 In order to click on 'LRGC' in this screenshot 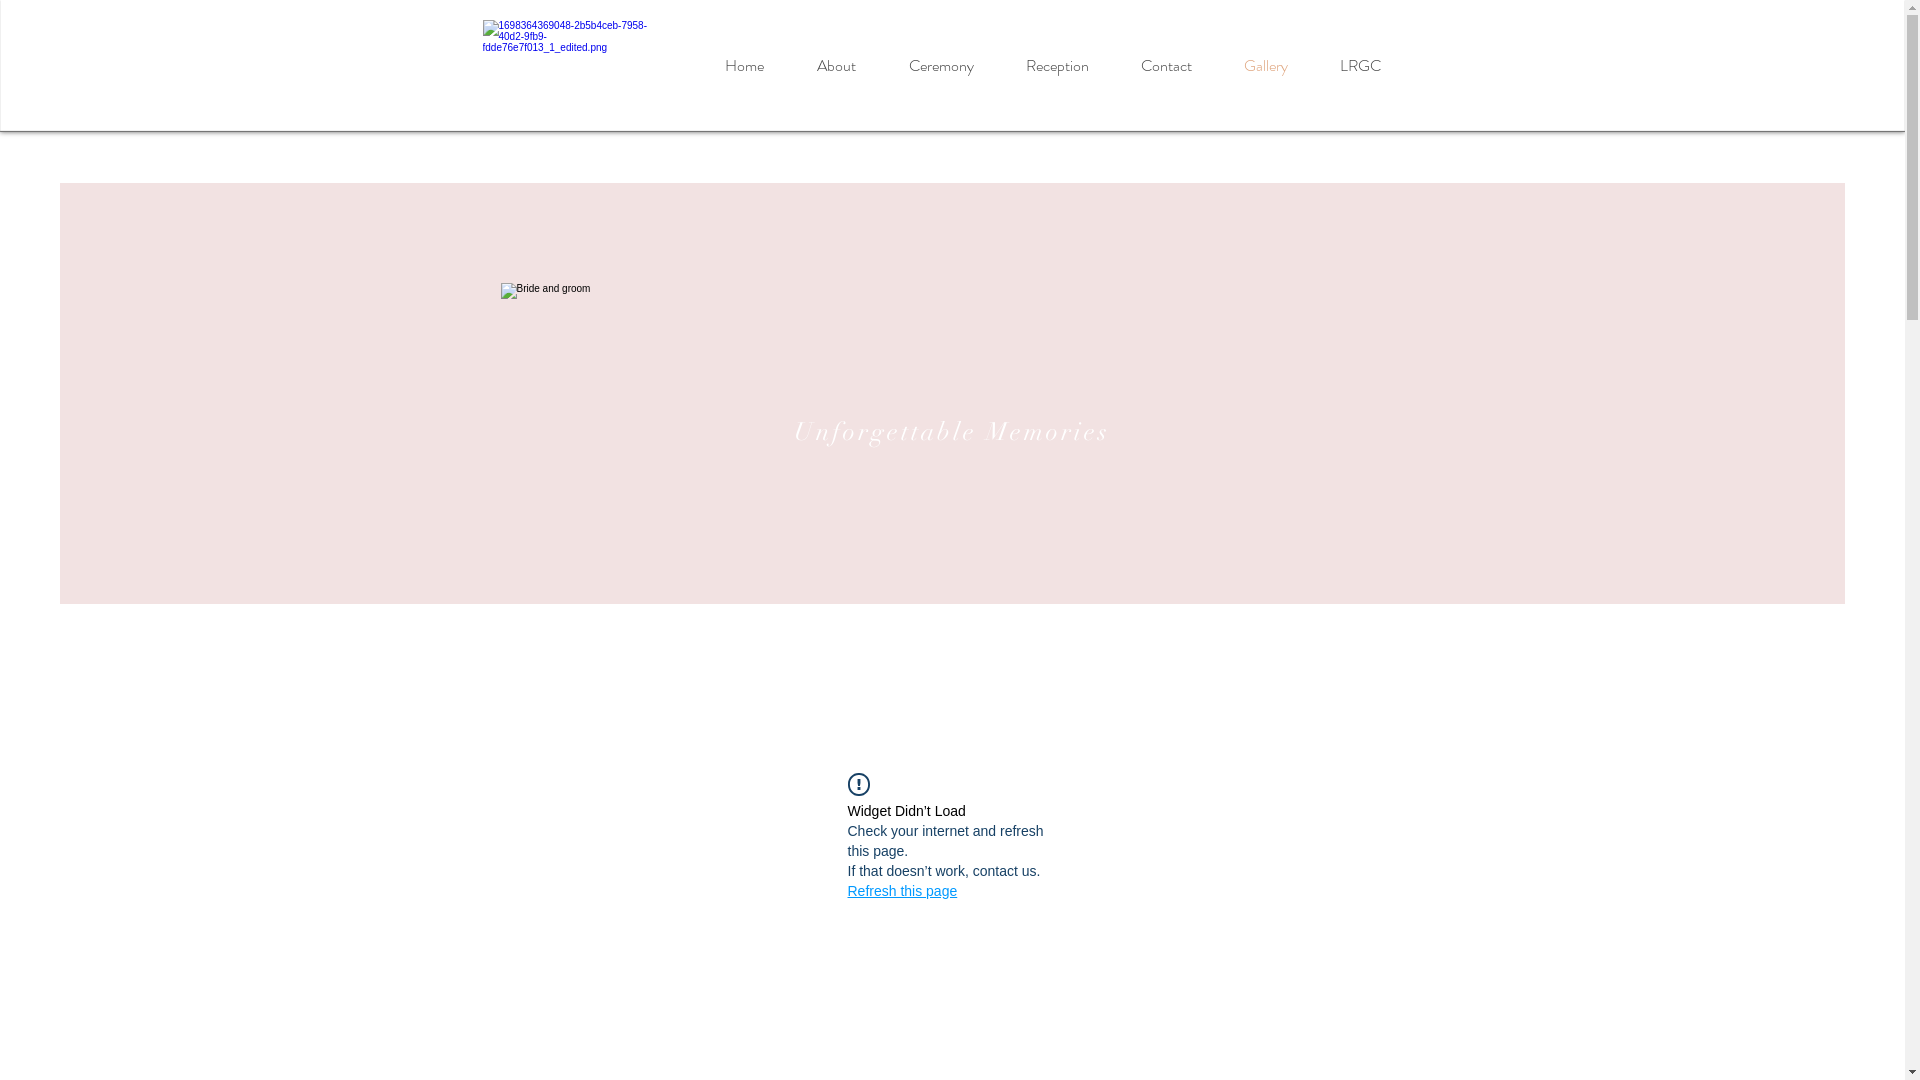, I will do `click(1360, 64)`.